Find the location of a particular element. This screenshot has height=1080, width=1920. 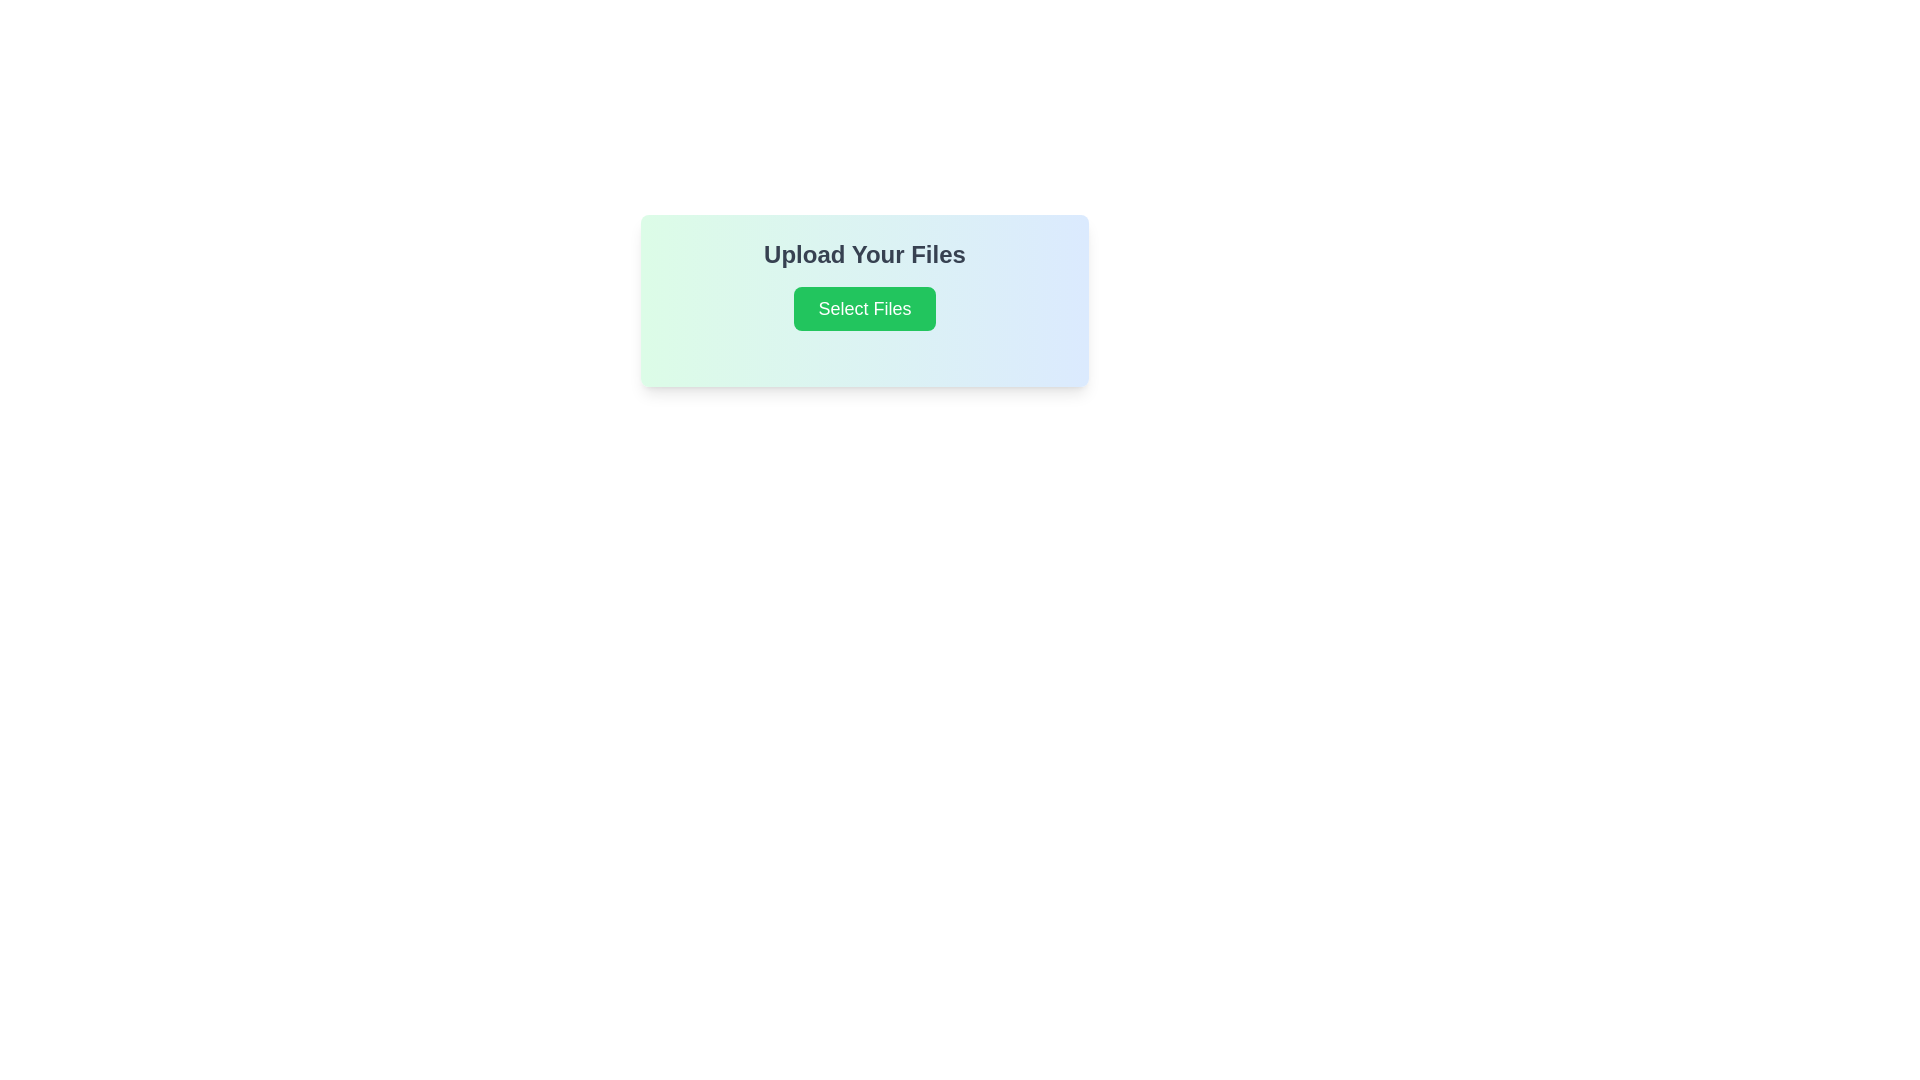

the Header text which informs users that files can be uploaded, located above the 'Select Files' button is located at coordinates (864, 253).